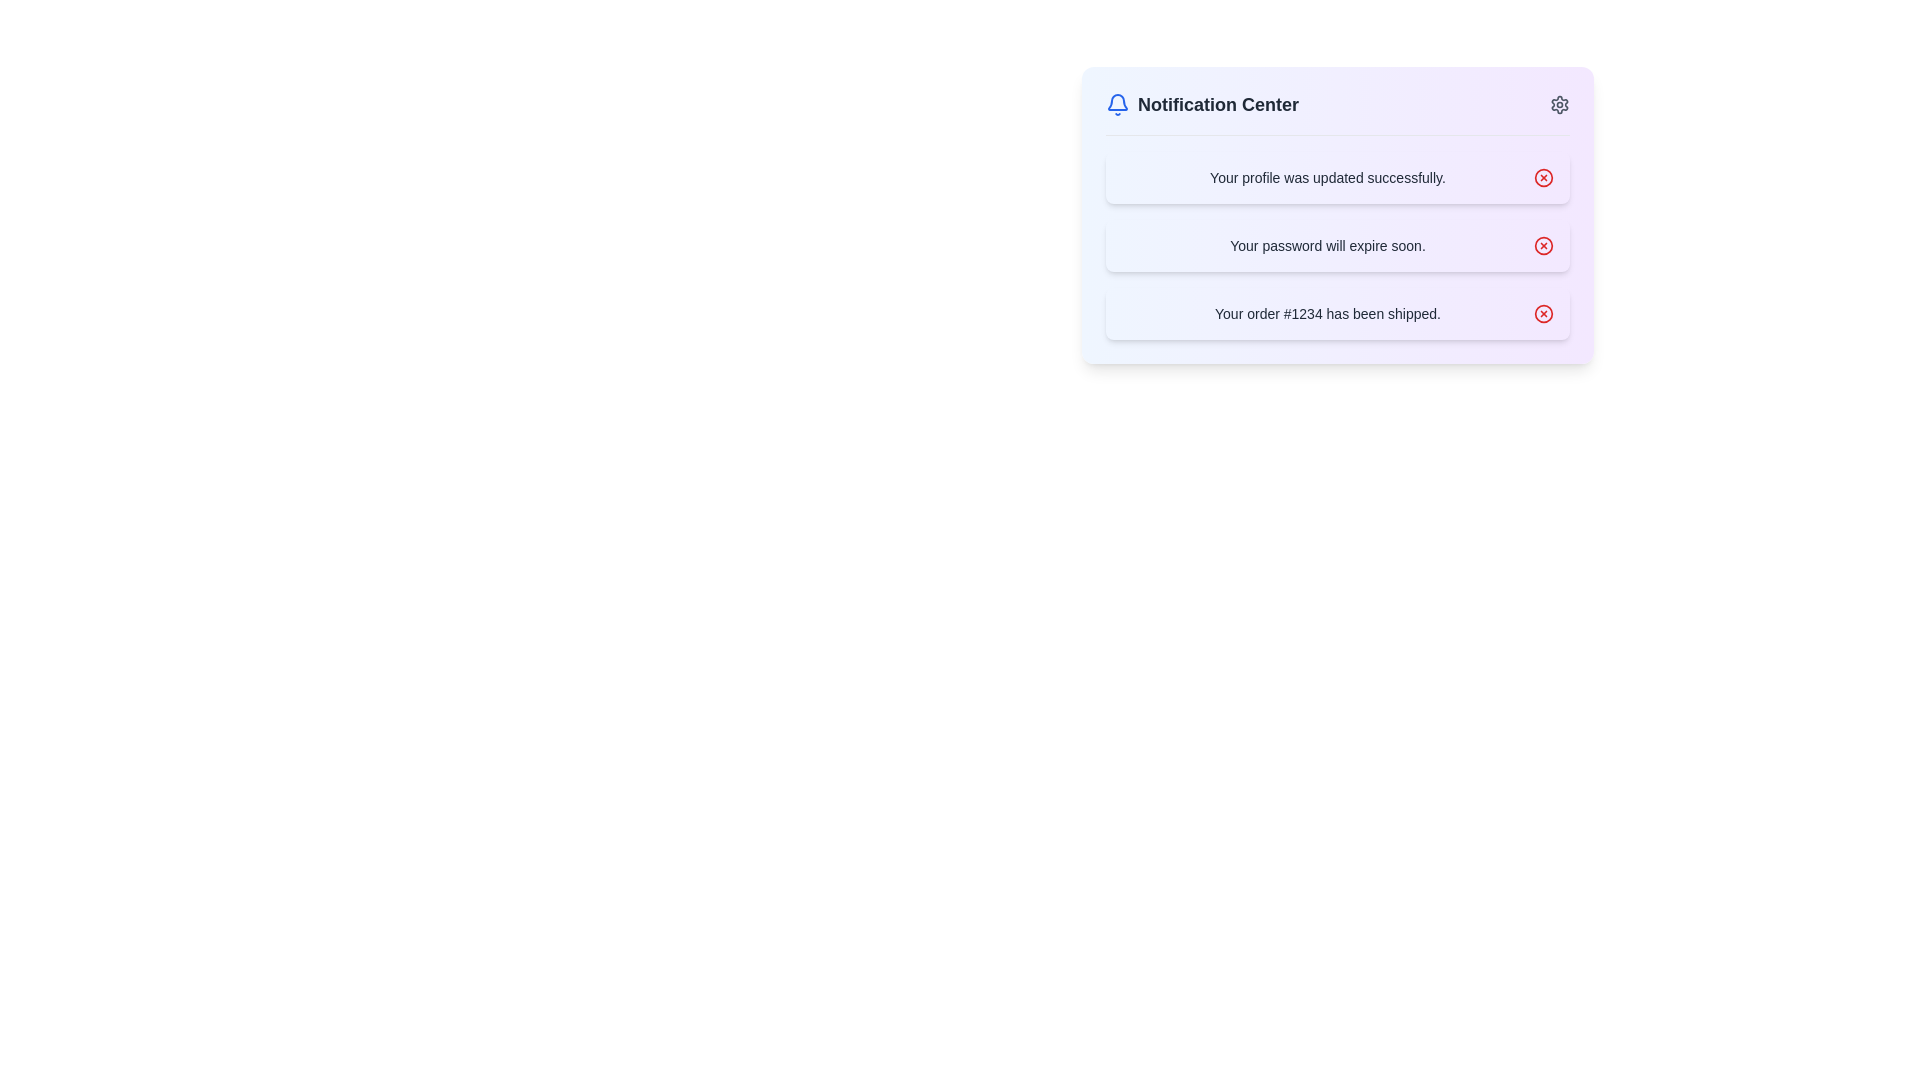  I want to click on the notification message that states 'Your password will expire soon.', so click(1338, 245).